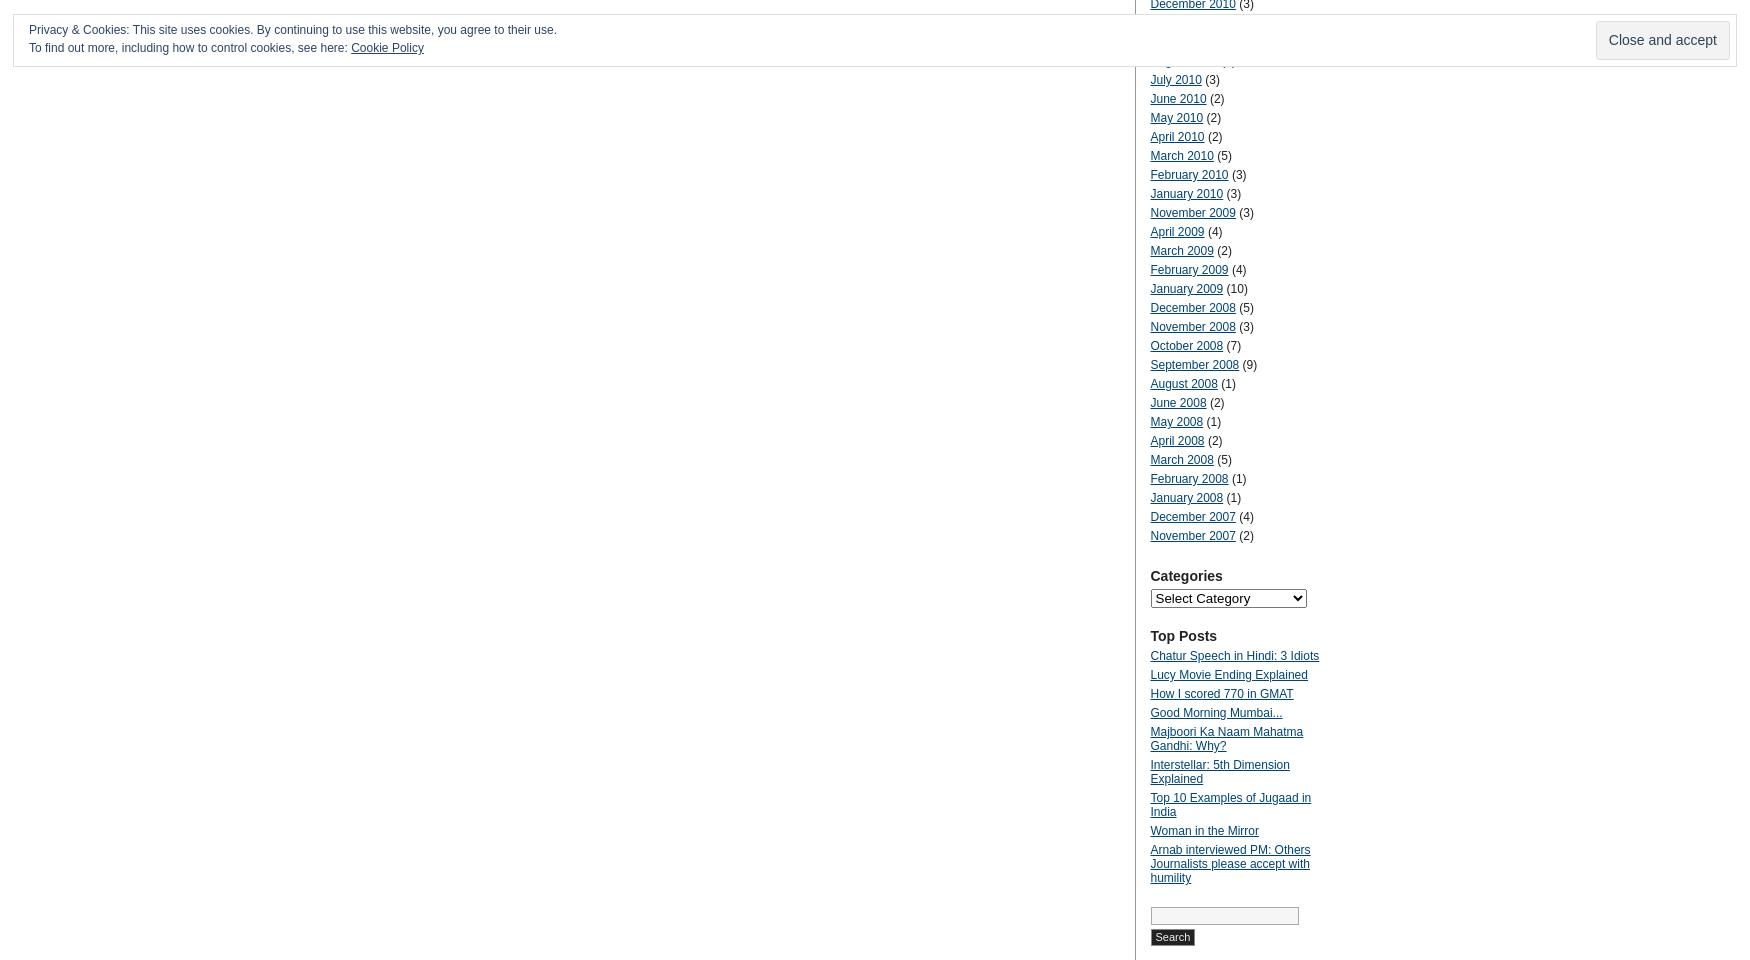  Describe the element at coordinates (1192, 22) in the screenshot. I see `'November 2010'` at that location.